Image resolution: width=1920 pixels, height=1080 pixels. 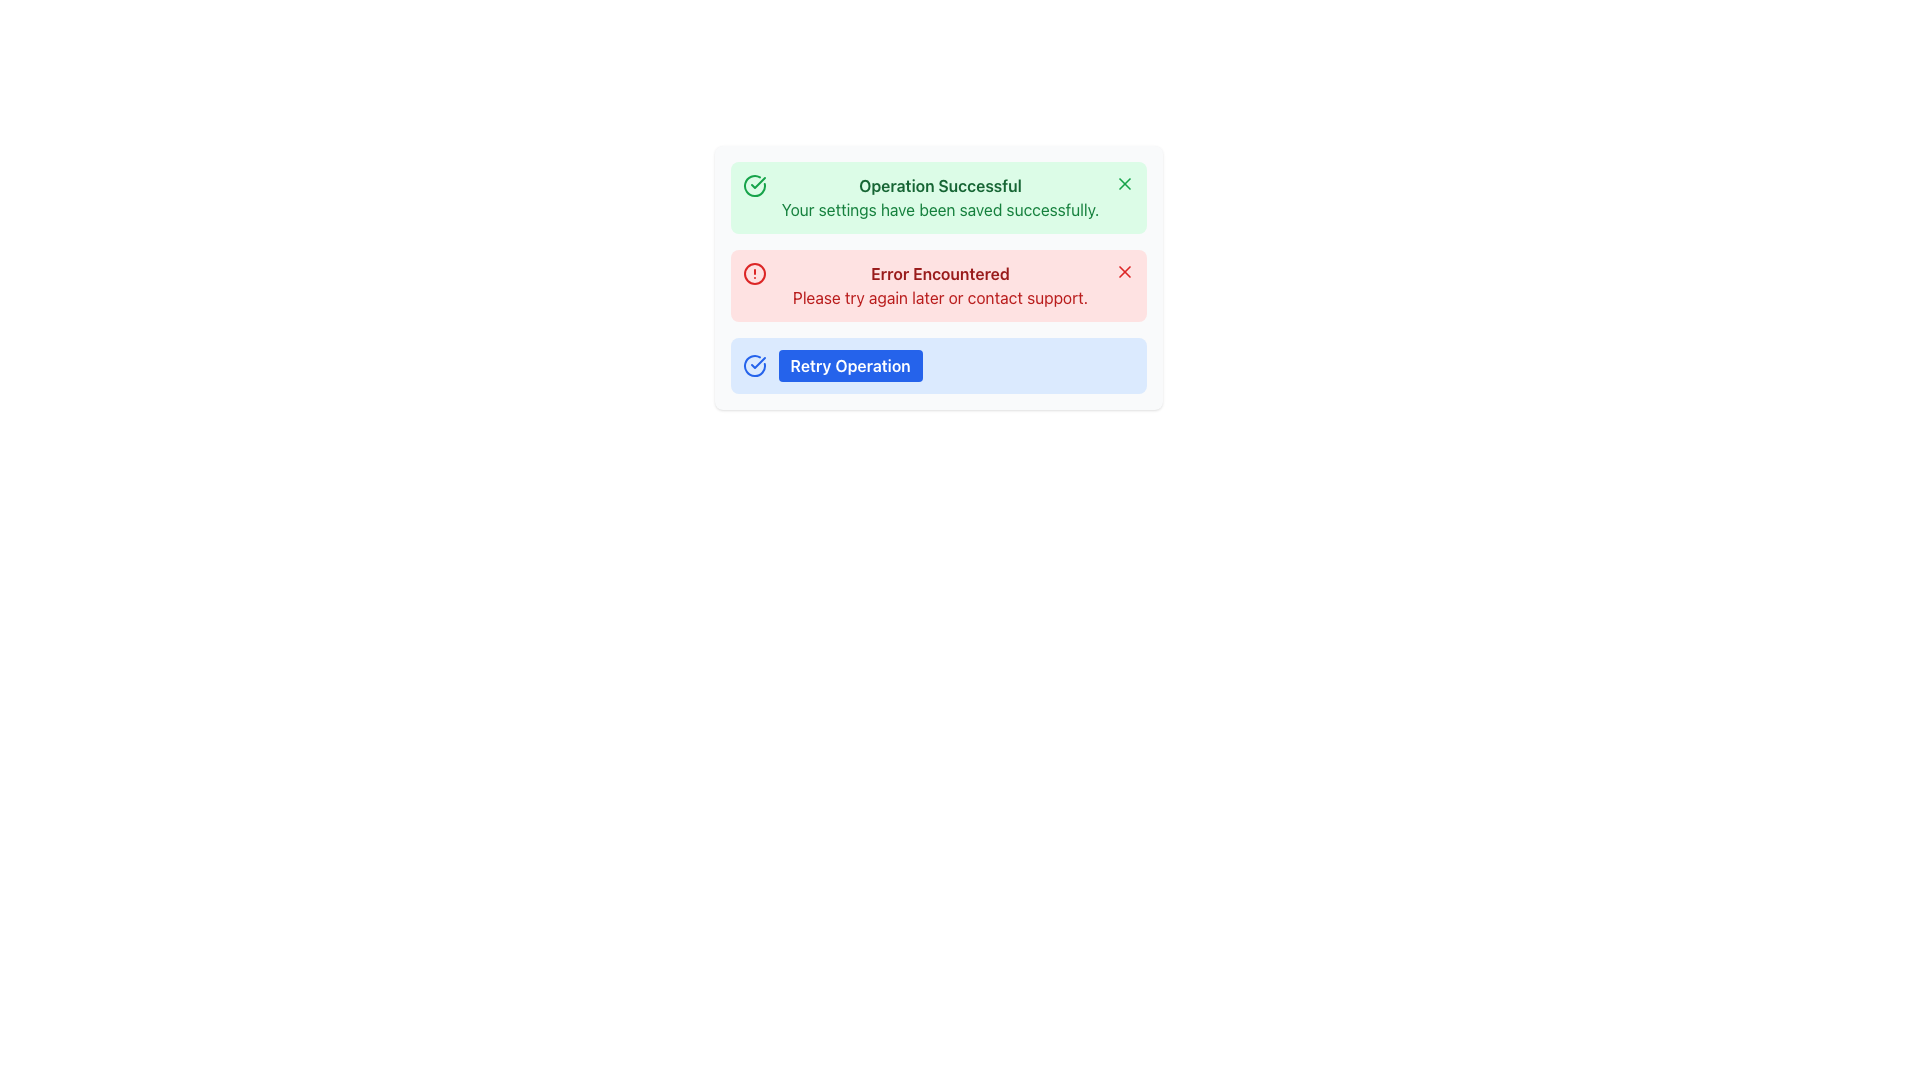 I want to click on the close button located at the top right corner of the green notification box titled 'Operation Successful' to change its color, so click(x=1124, y=184).